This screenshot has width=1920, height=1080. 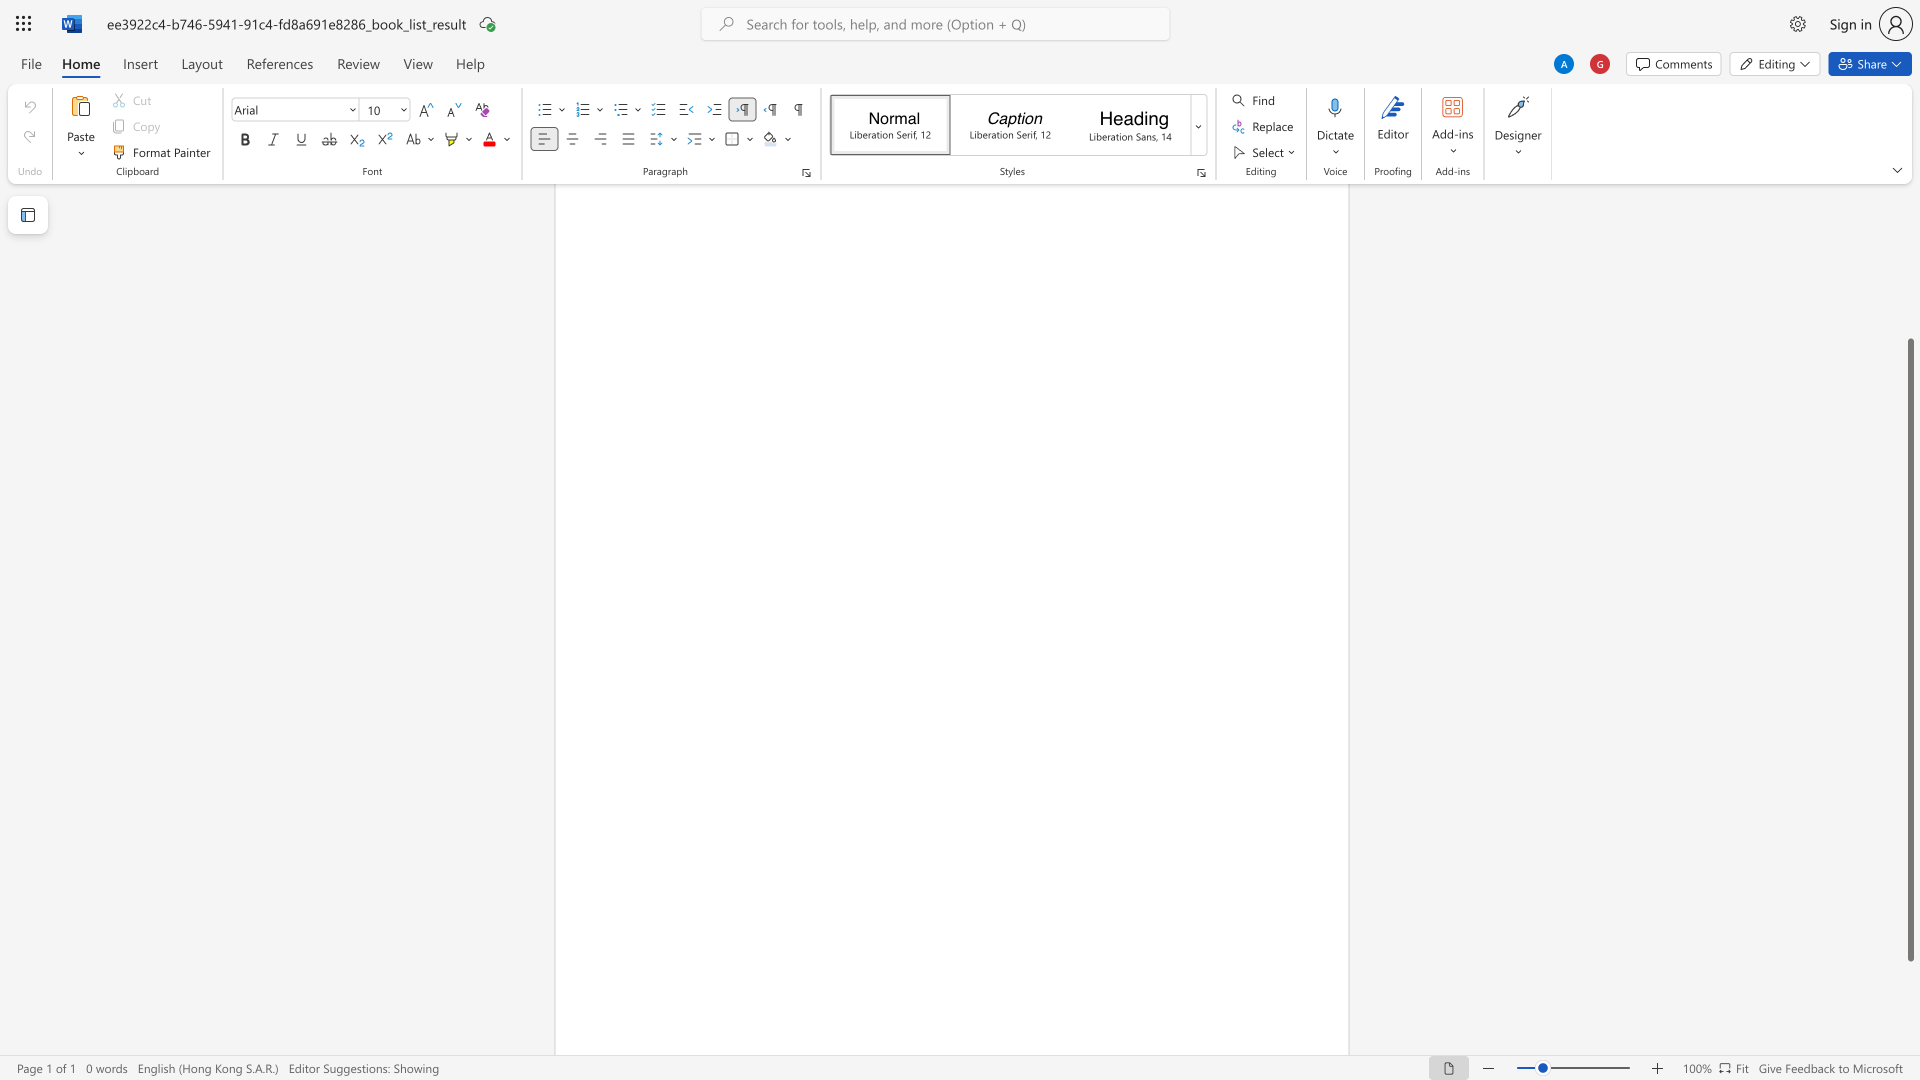 I want to click on the scrollbar on the right, so click(x=1909, y=219).